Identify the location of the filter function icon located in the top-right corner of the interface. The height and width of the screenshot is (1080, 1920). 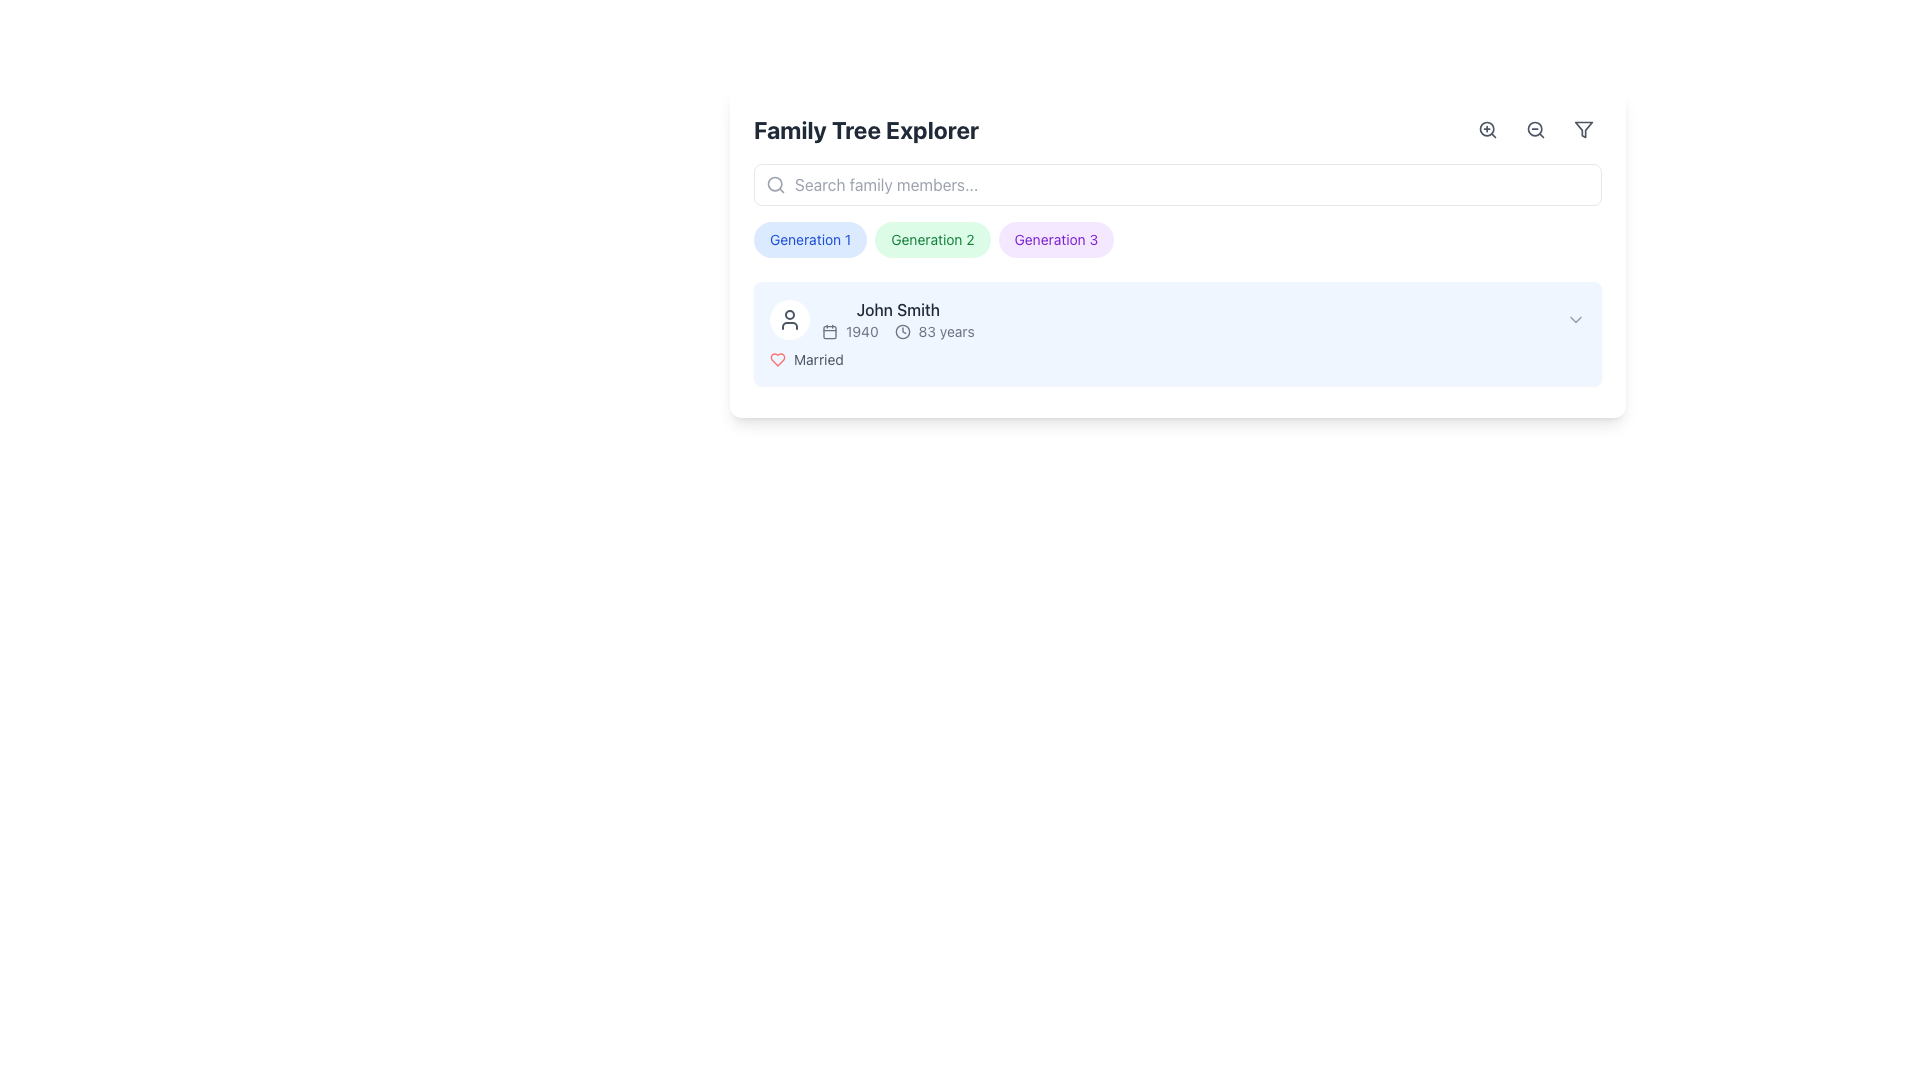
(1583, 130).